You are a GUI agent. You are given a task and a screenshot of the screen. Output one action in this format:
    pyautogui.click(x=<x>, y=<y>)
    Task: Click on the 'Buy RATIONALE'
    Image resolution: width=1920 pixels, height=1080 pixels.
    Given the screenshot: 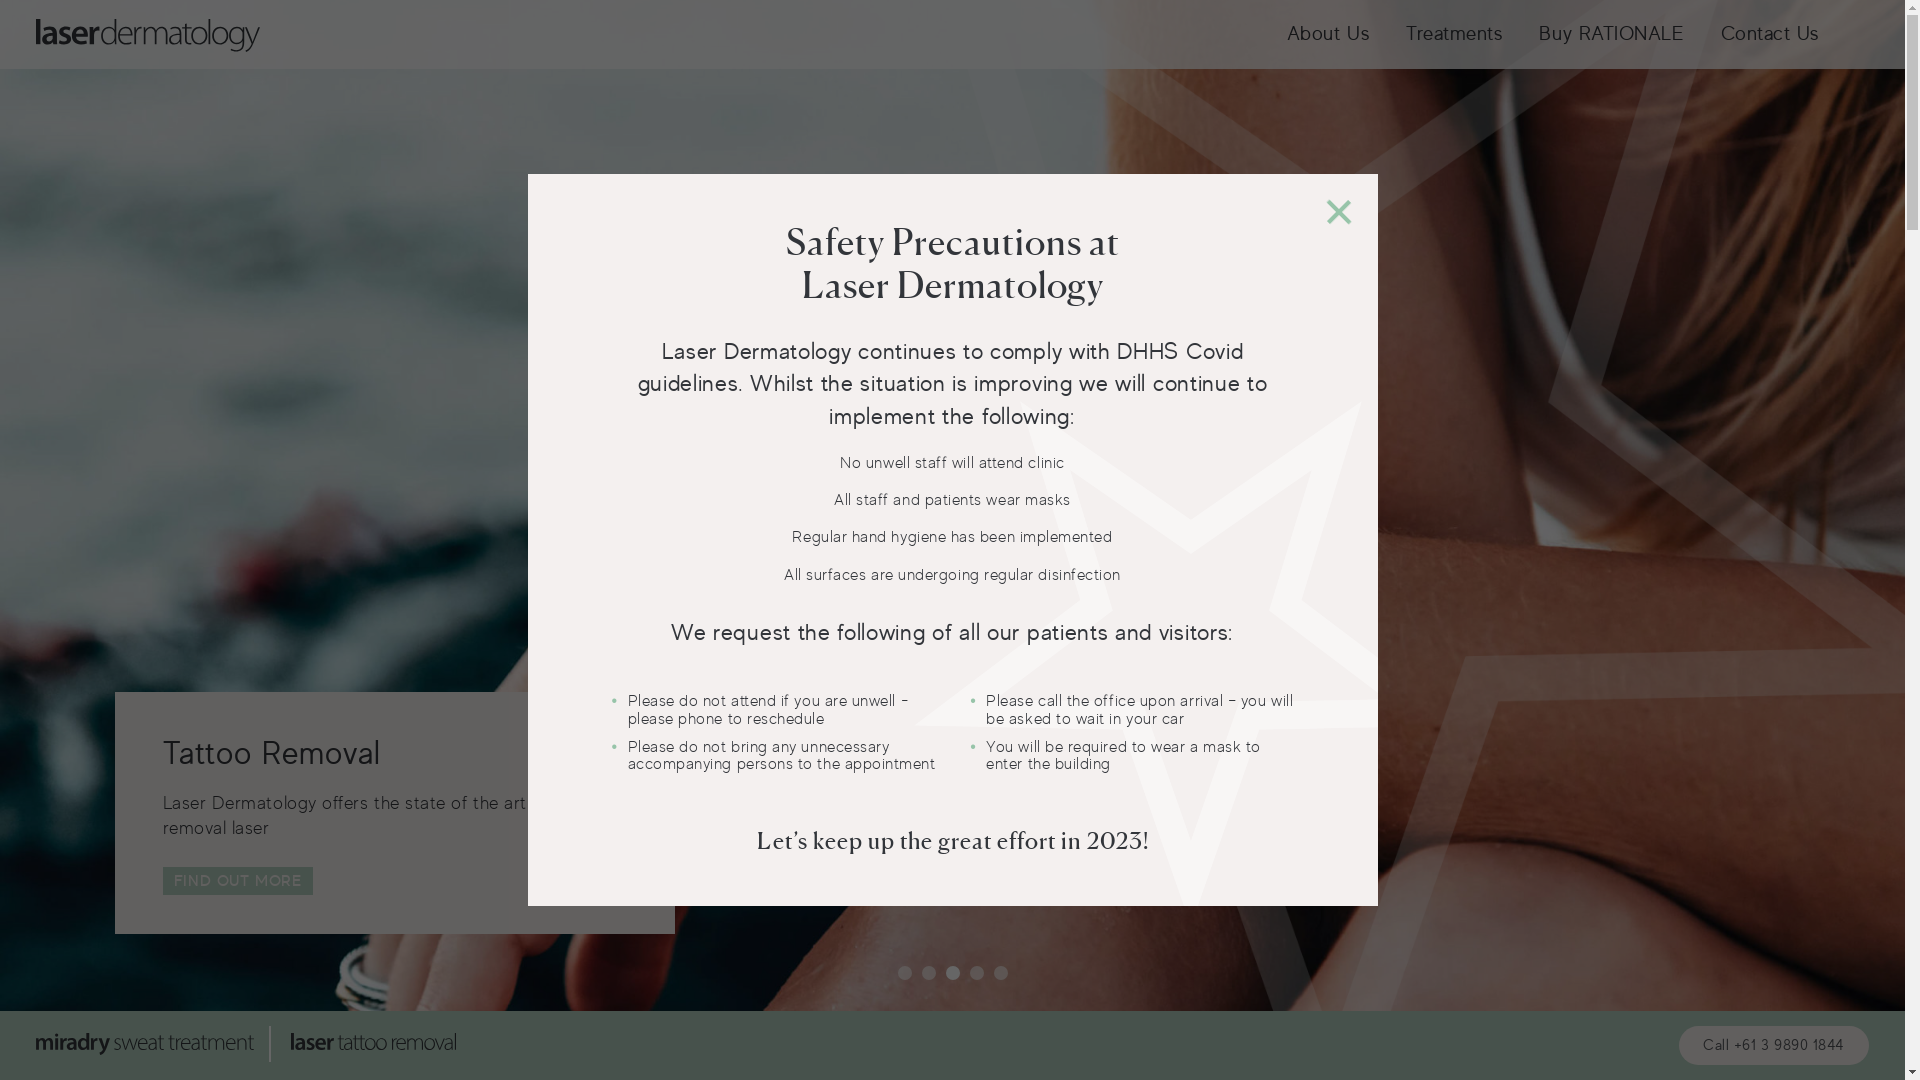 What is the action you would take?
    pyautogui.click(x=1531, y=34)
    